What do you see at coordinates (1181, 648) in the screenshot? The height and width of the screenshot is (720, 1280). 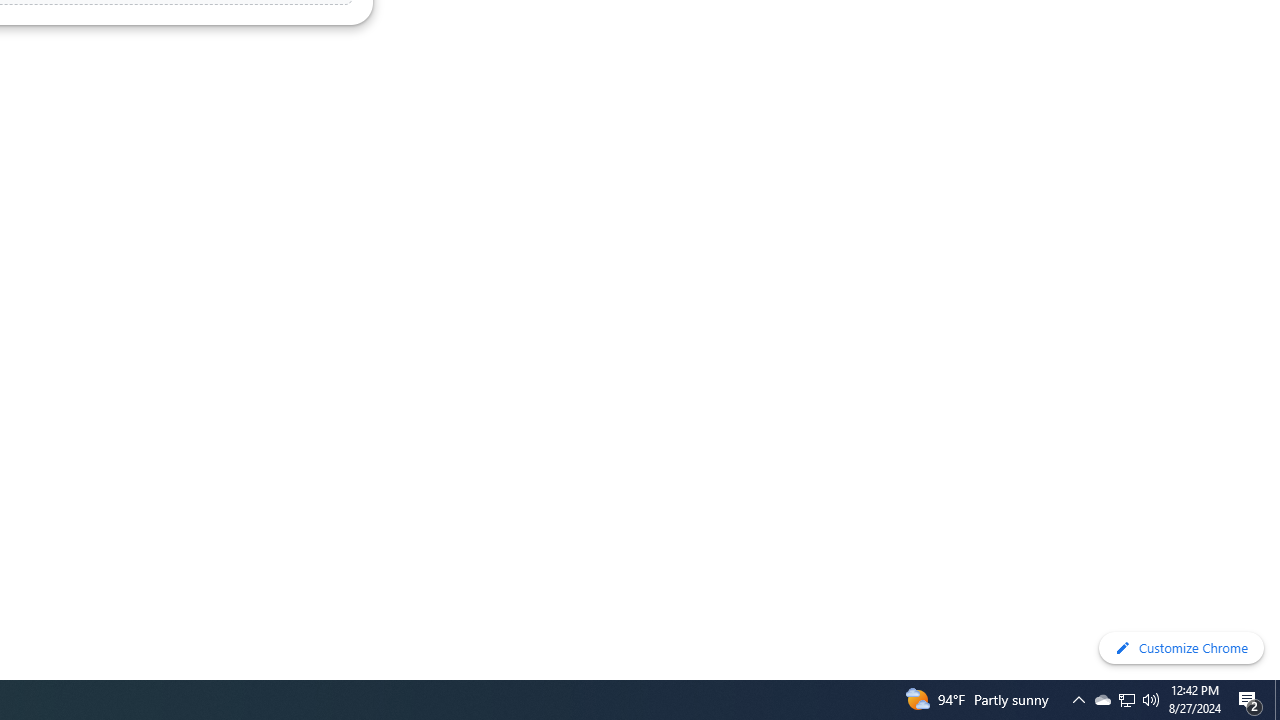 I see `'Customize Chrome'` at bounding box center [1181, 648].